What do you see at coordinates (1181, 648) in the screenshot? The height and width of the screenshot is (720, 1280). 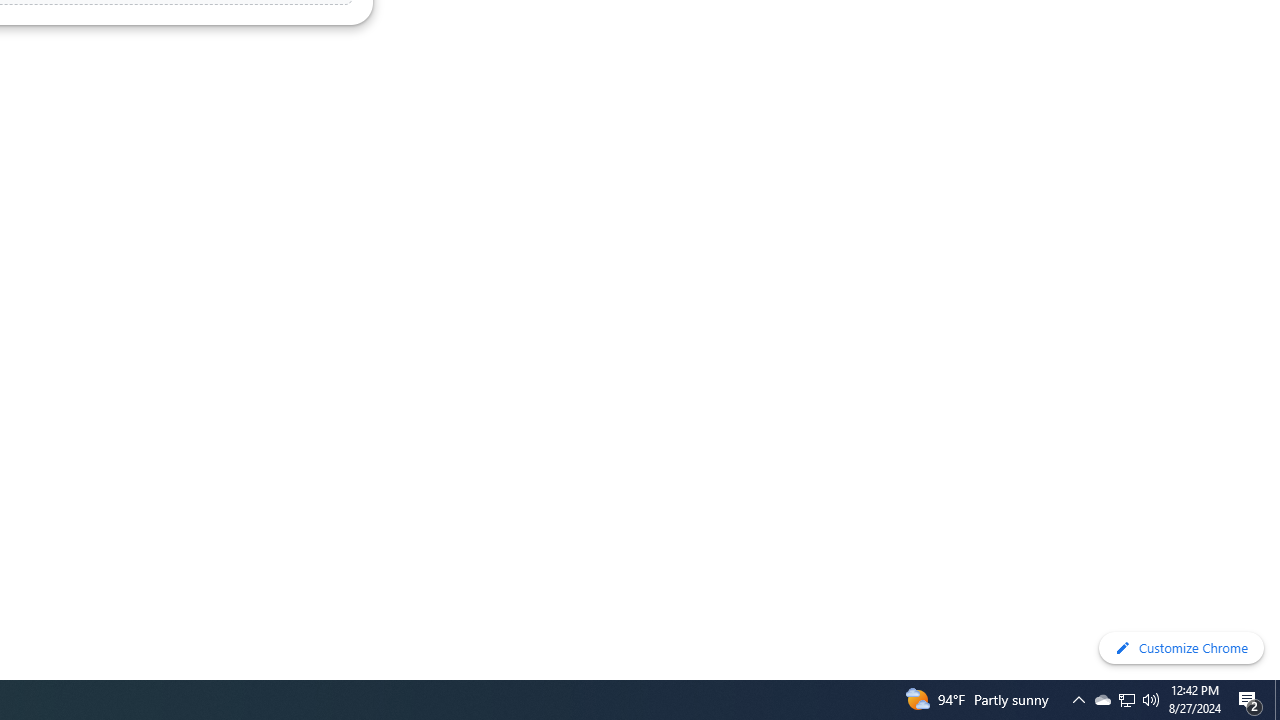 I see `'Customize Chrome'` at bounding box center [1181, 648].